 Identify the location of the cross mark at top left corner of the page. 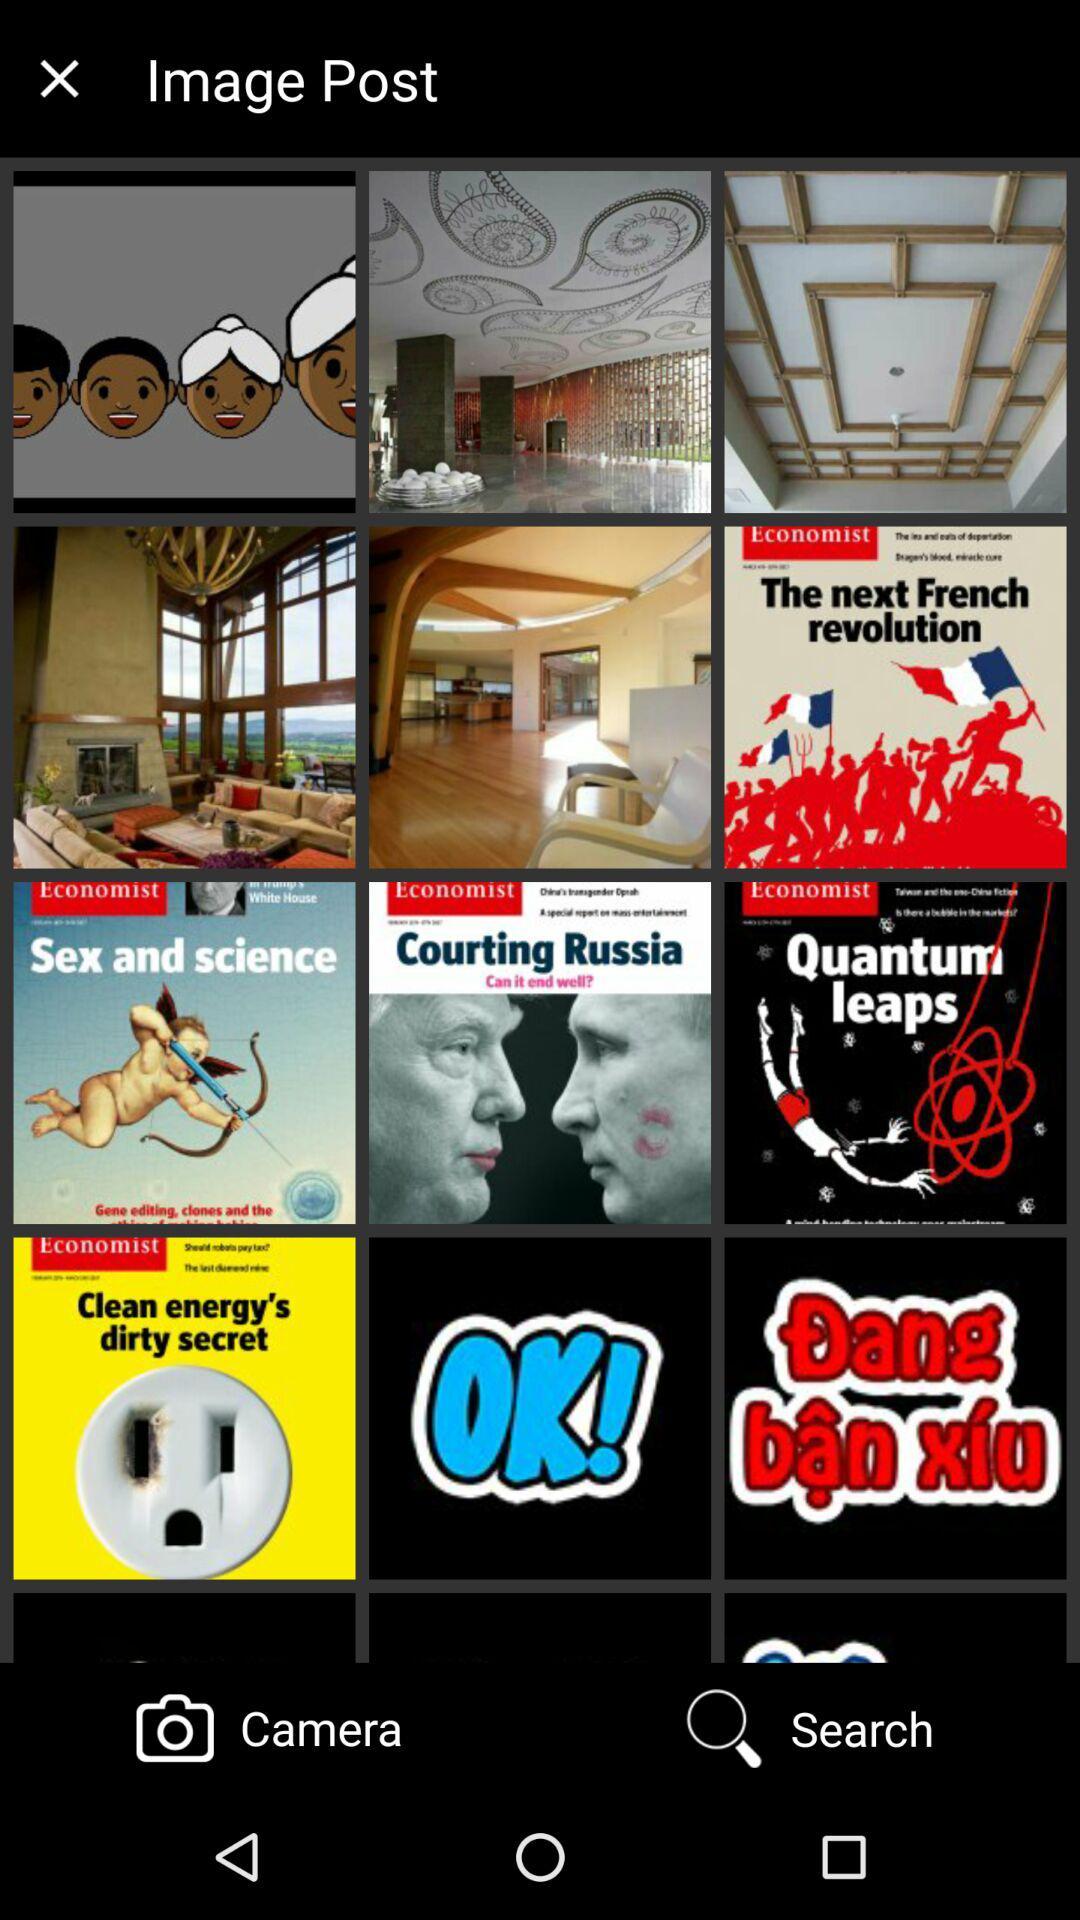
(58, 78).